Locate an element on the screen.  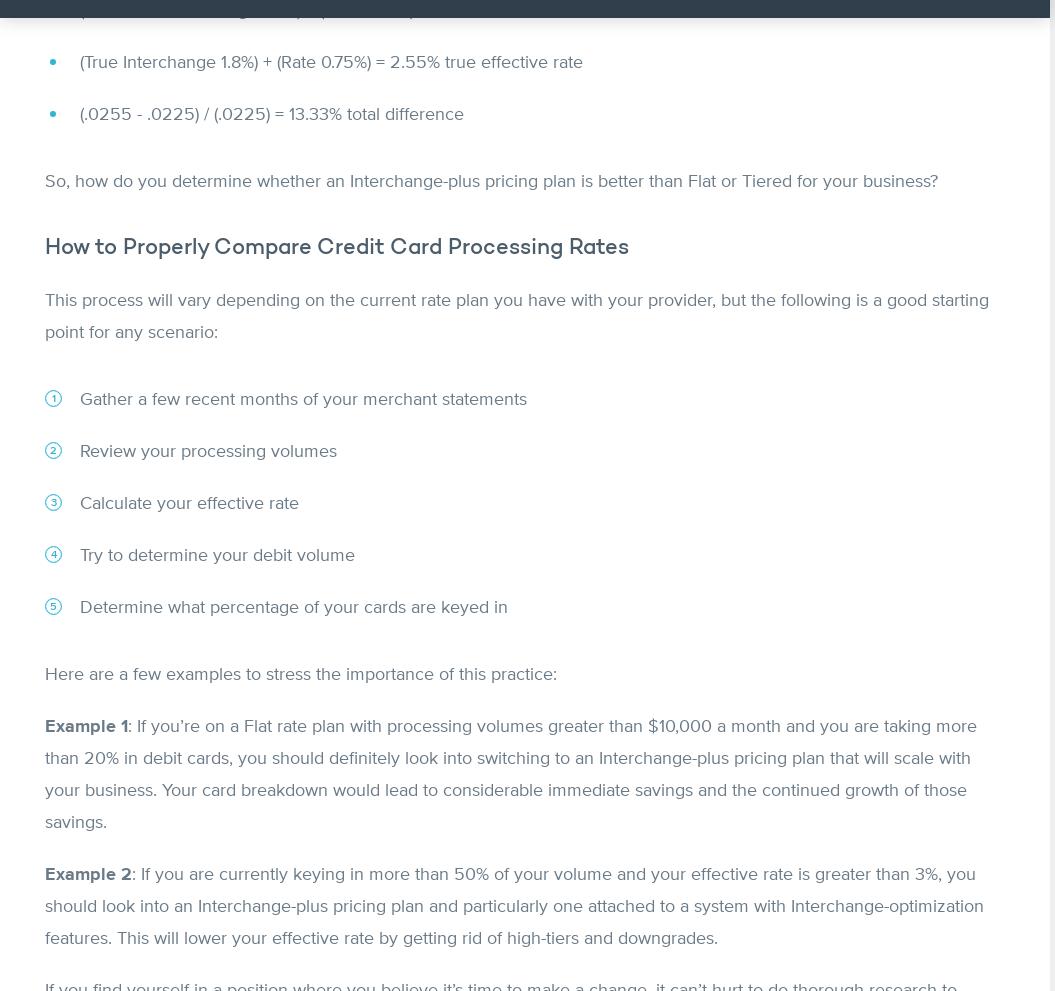
'Review your processing volumes' is located at coordinates (207, 450).